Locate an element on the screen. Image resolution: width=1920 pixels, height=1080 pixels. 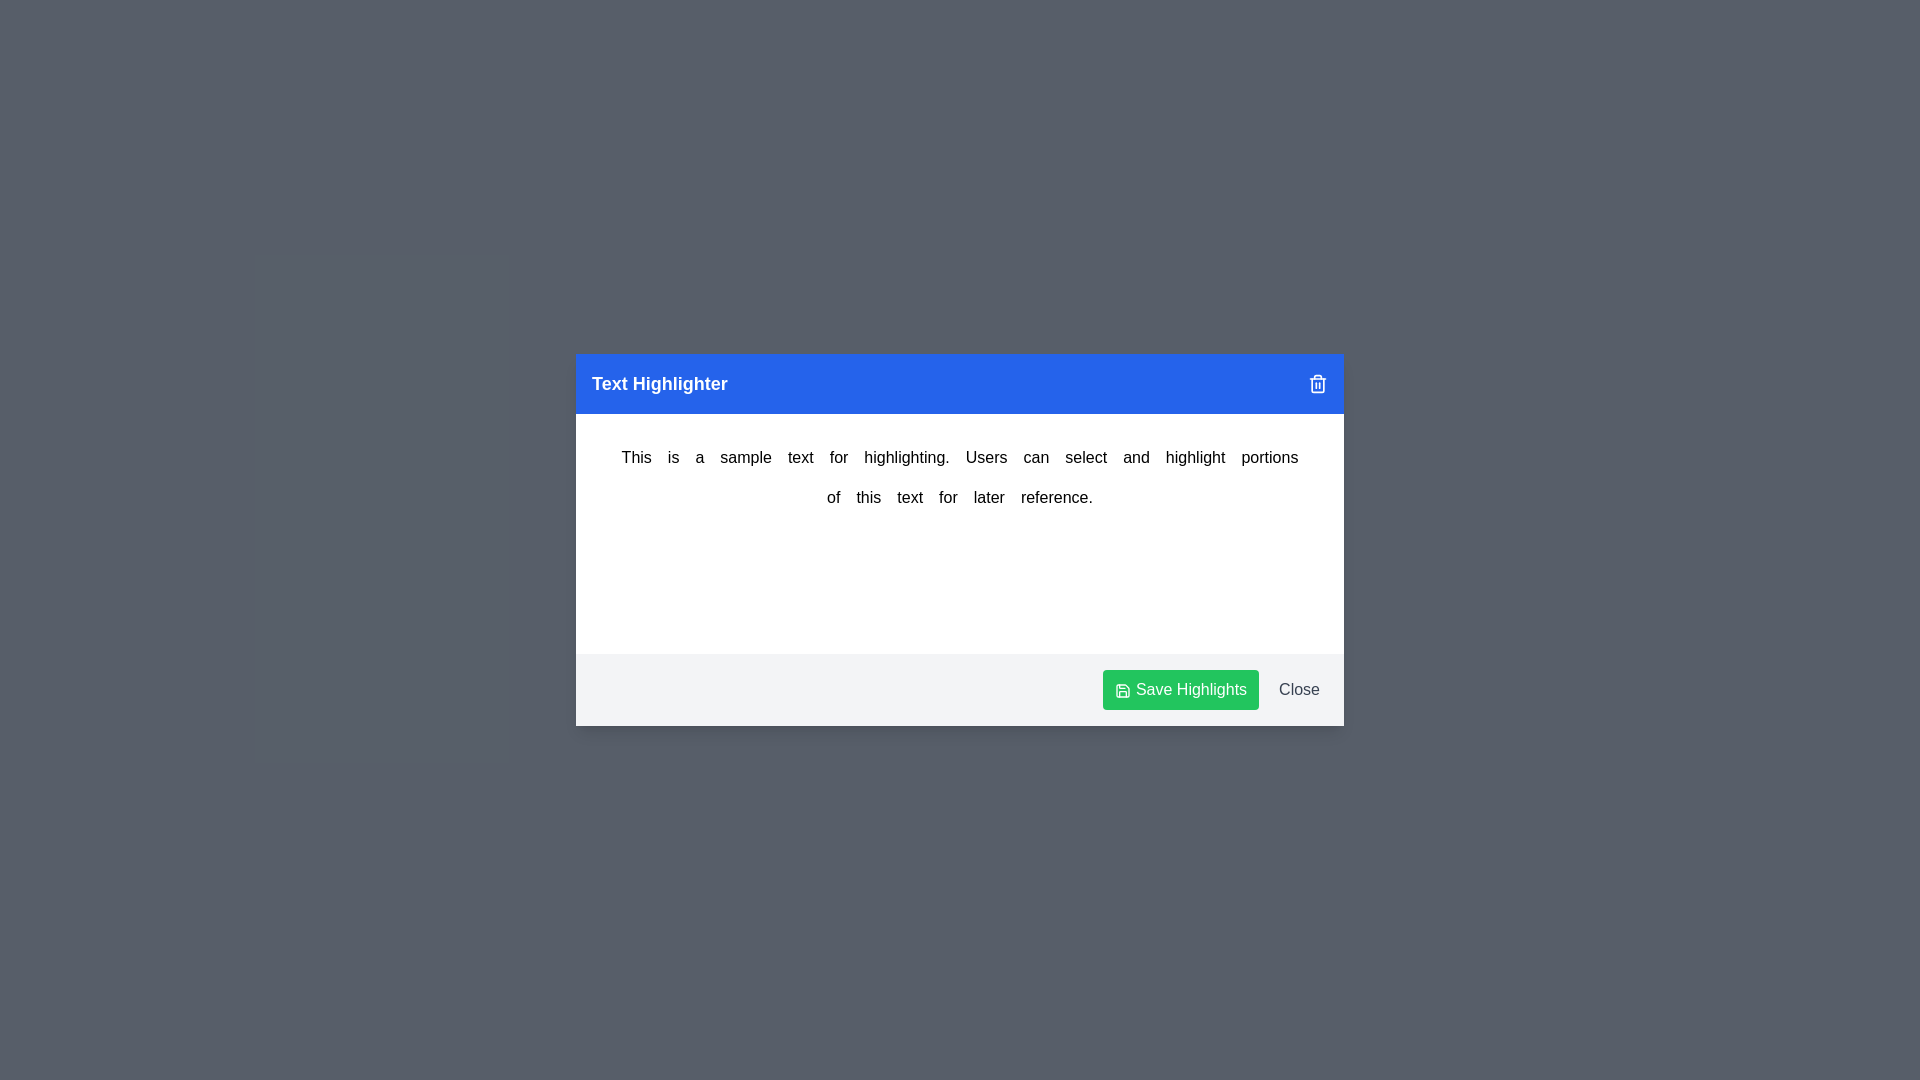
the word 'a' by clicking on it is located at coordinates (699, 458).